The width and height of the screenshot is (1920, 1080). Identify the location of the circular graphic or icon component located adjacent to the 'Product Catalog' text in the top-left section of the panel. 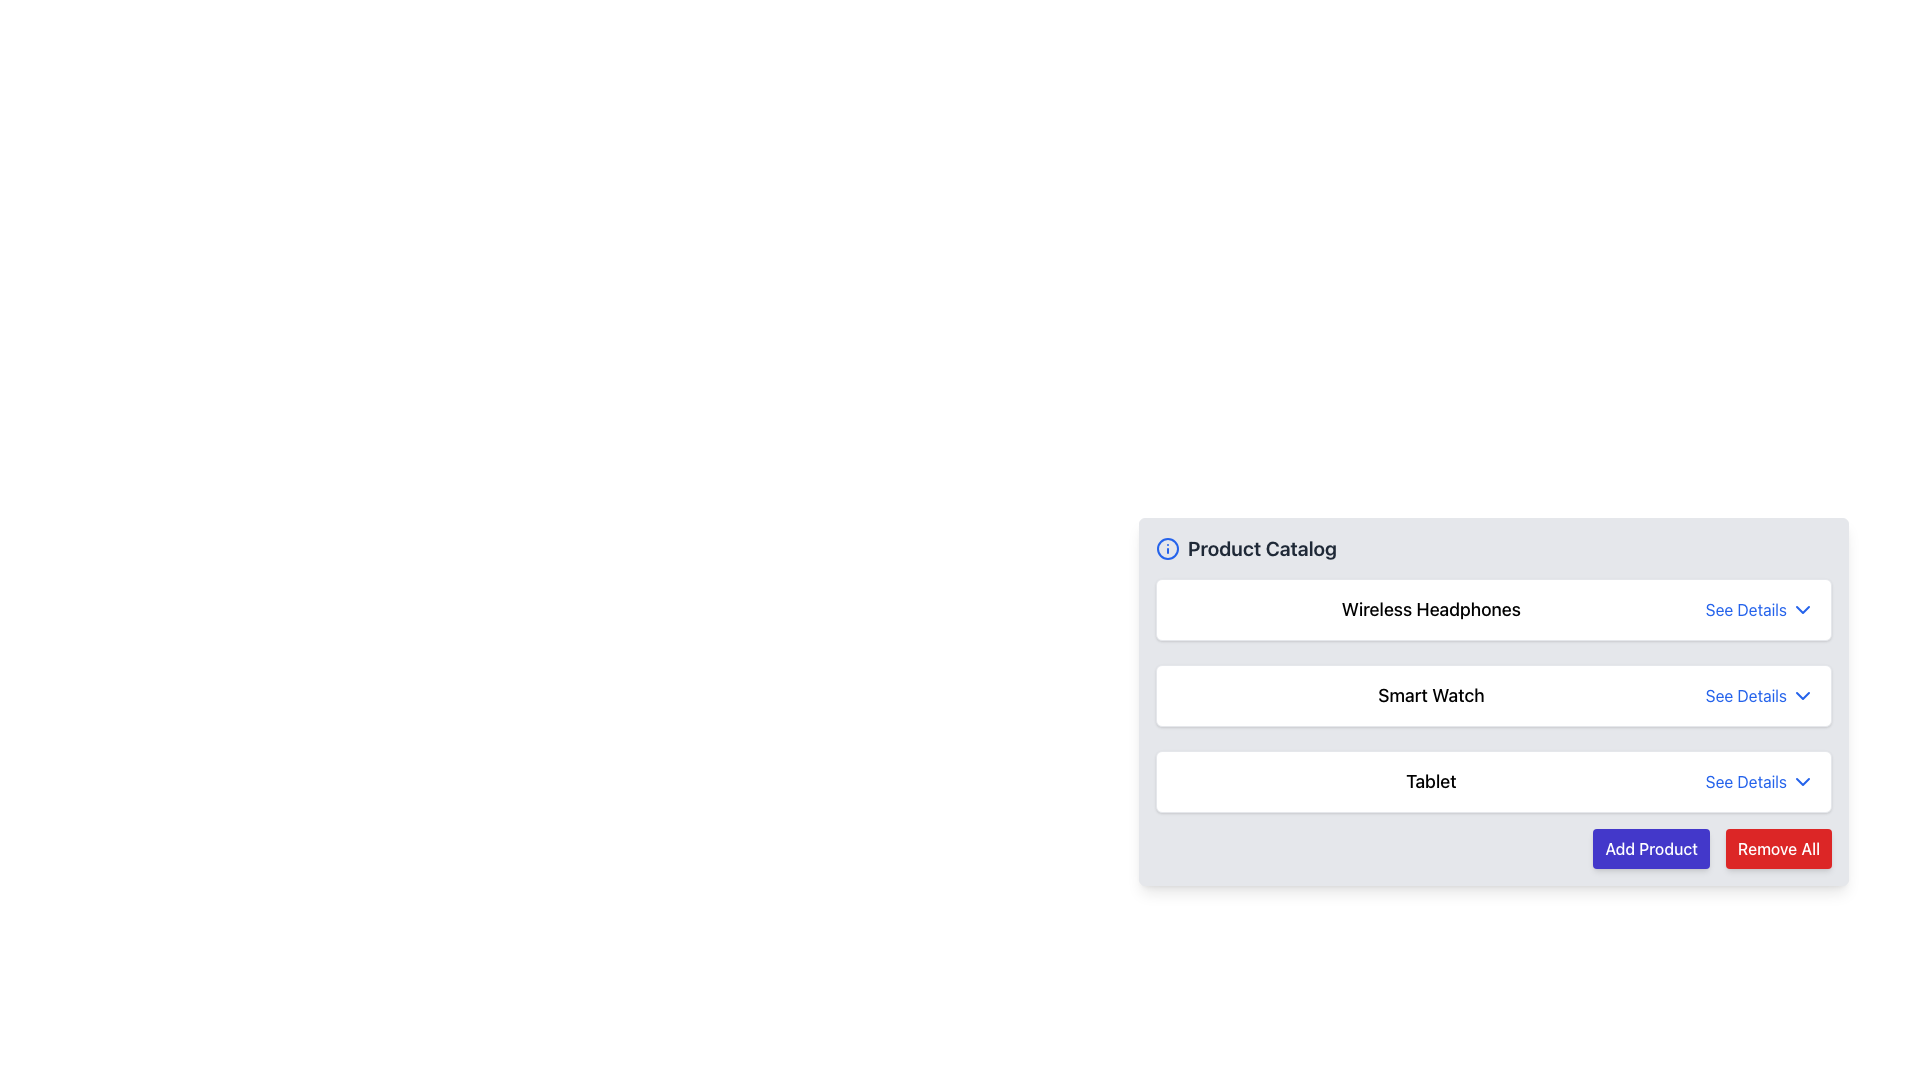
(1167, 548).